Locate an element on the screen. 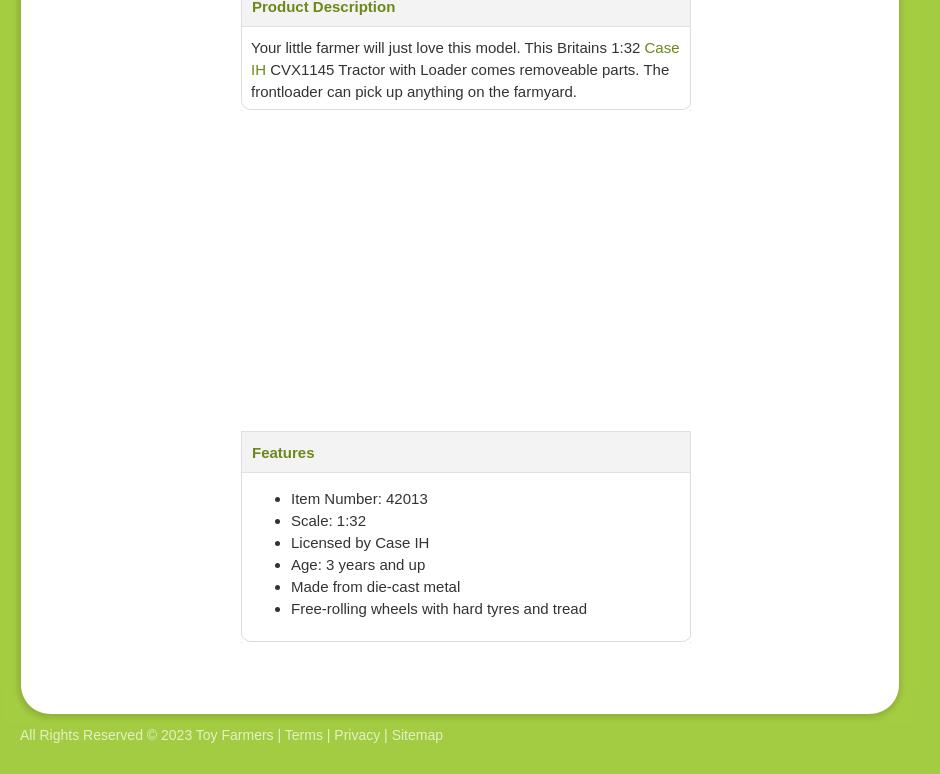 The image size is (940, 774). 'Features' is located at coordinates (282, 451).